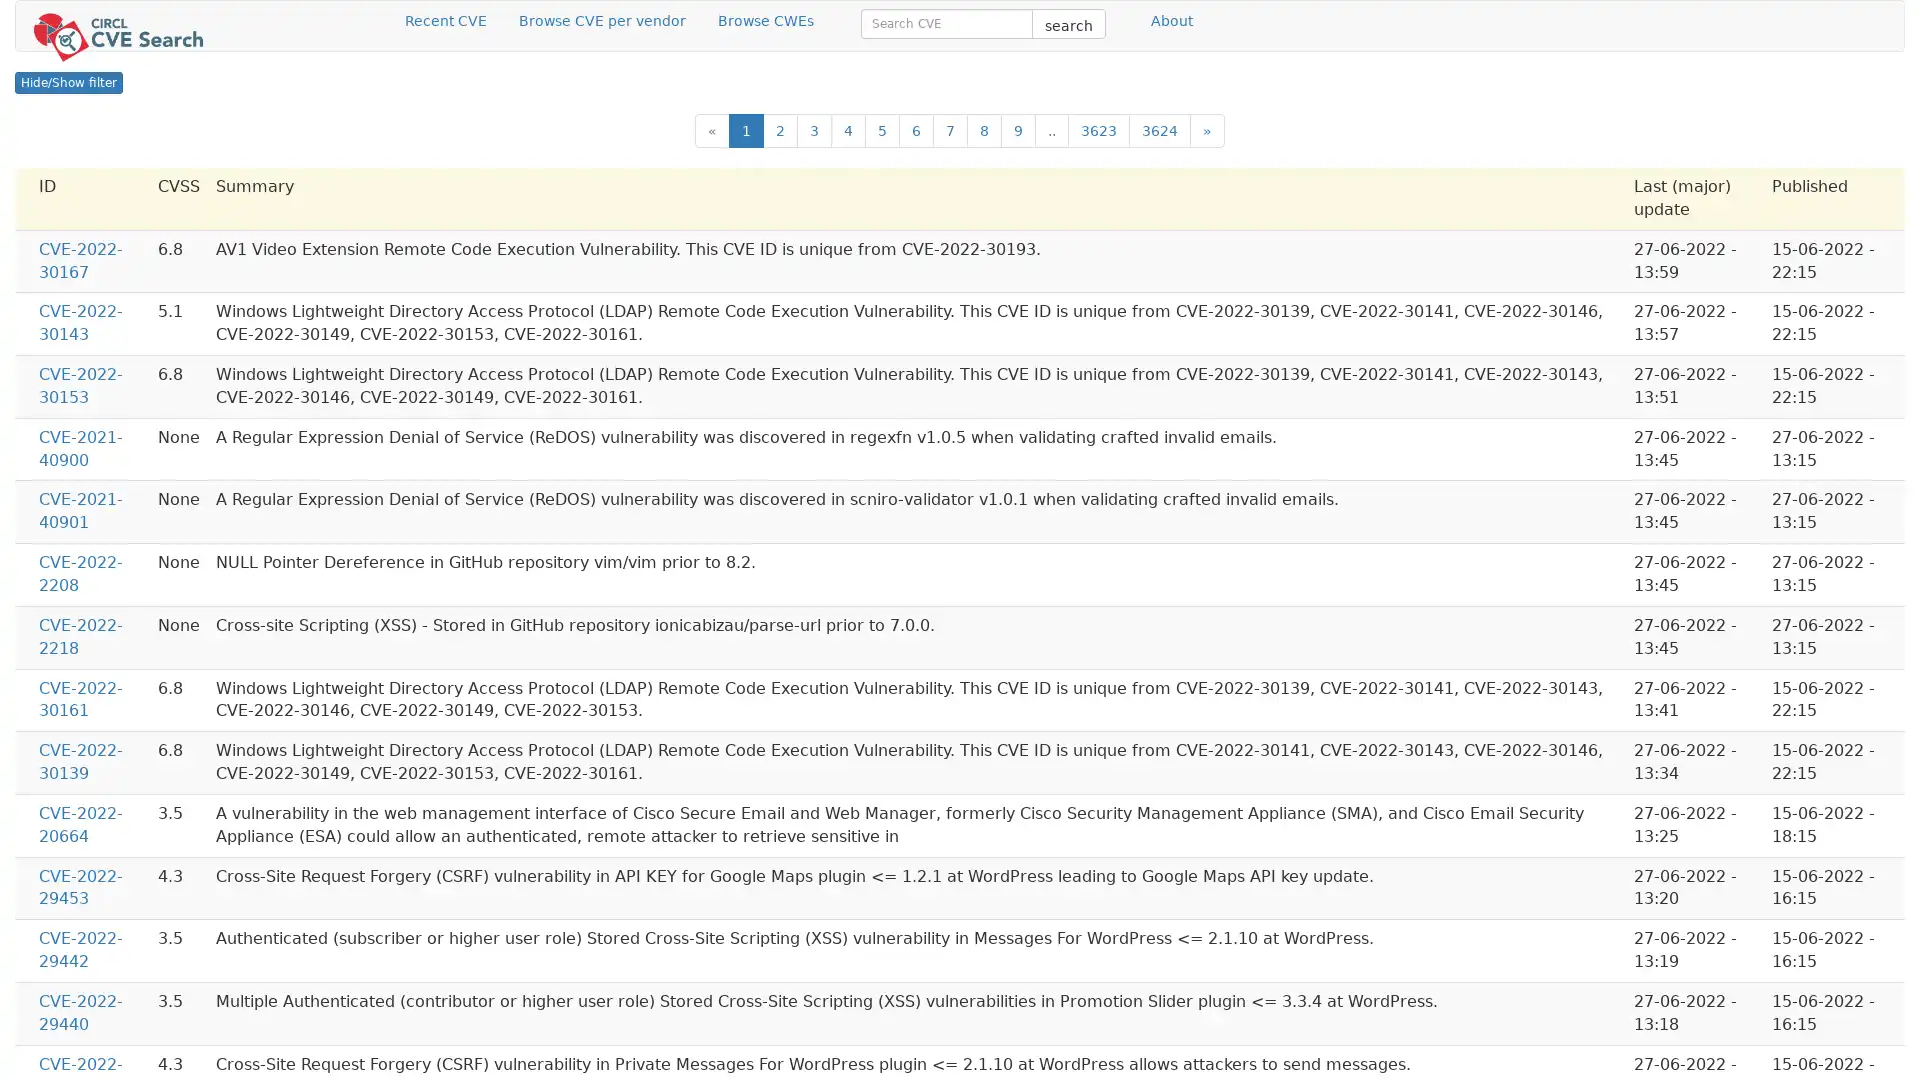 Image resolution: width=1920 pixels, height=1080 pixels. What do you see at coordinates (1068, 23) in the screenshot?
I see `search` at bounding box center [1068, 23].